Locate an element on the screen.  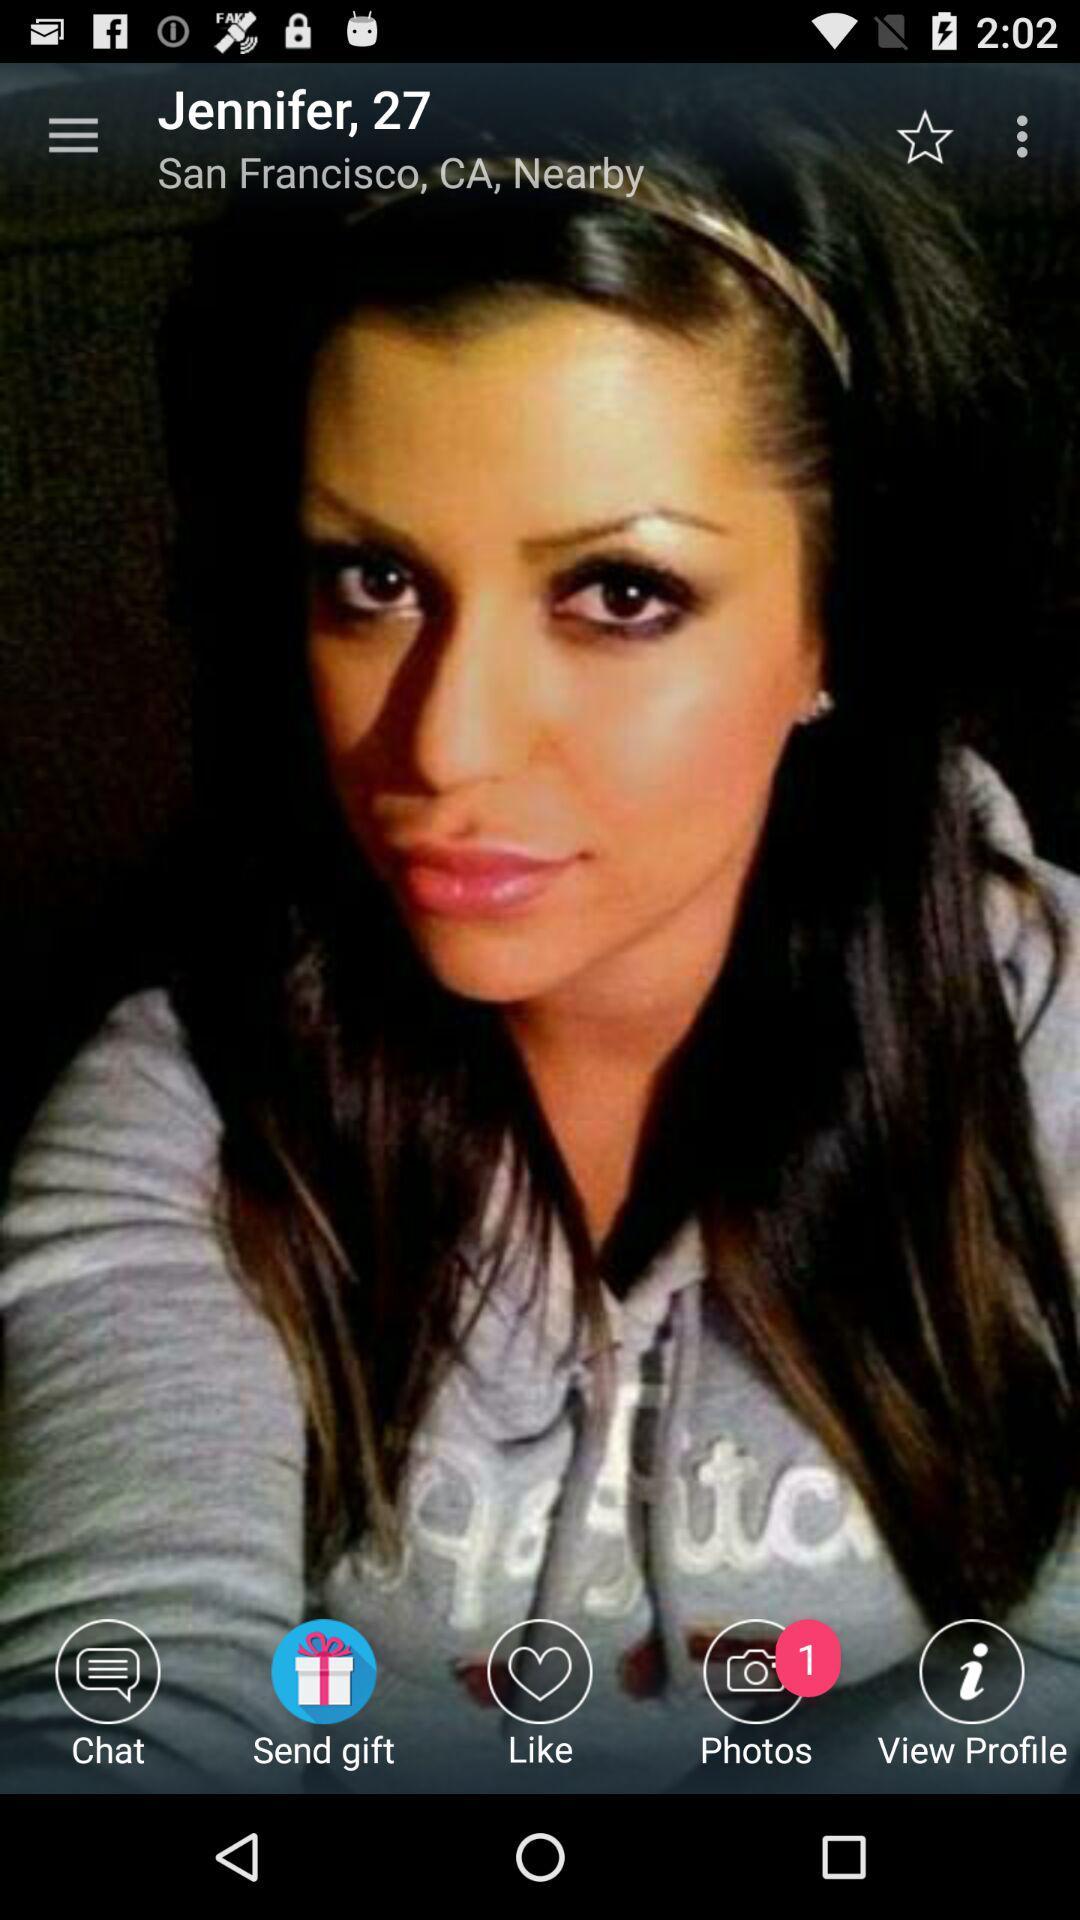
the chat is located at coordinates (108, 1705).